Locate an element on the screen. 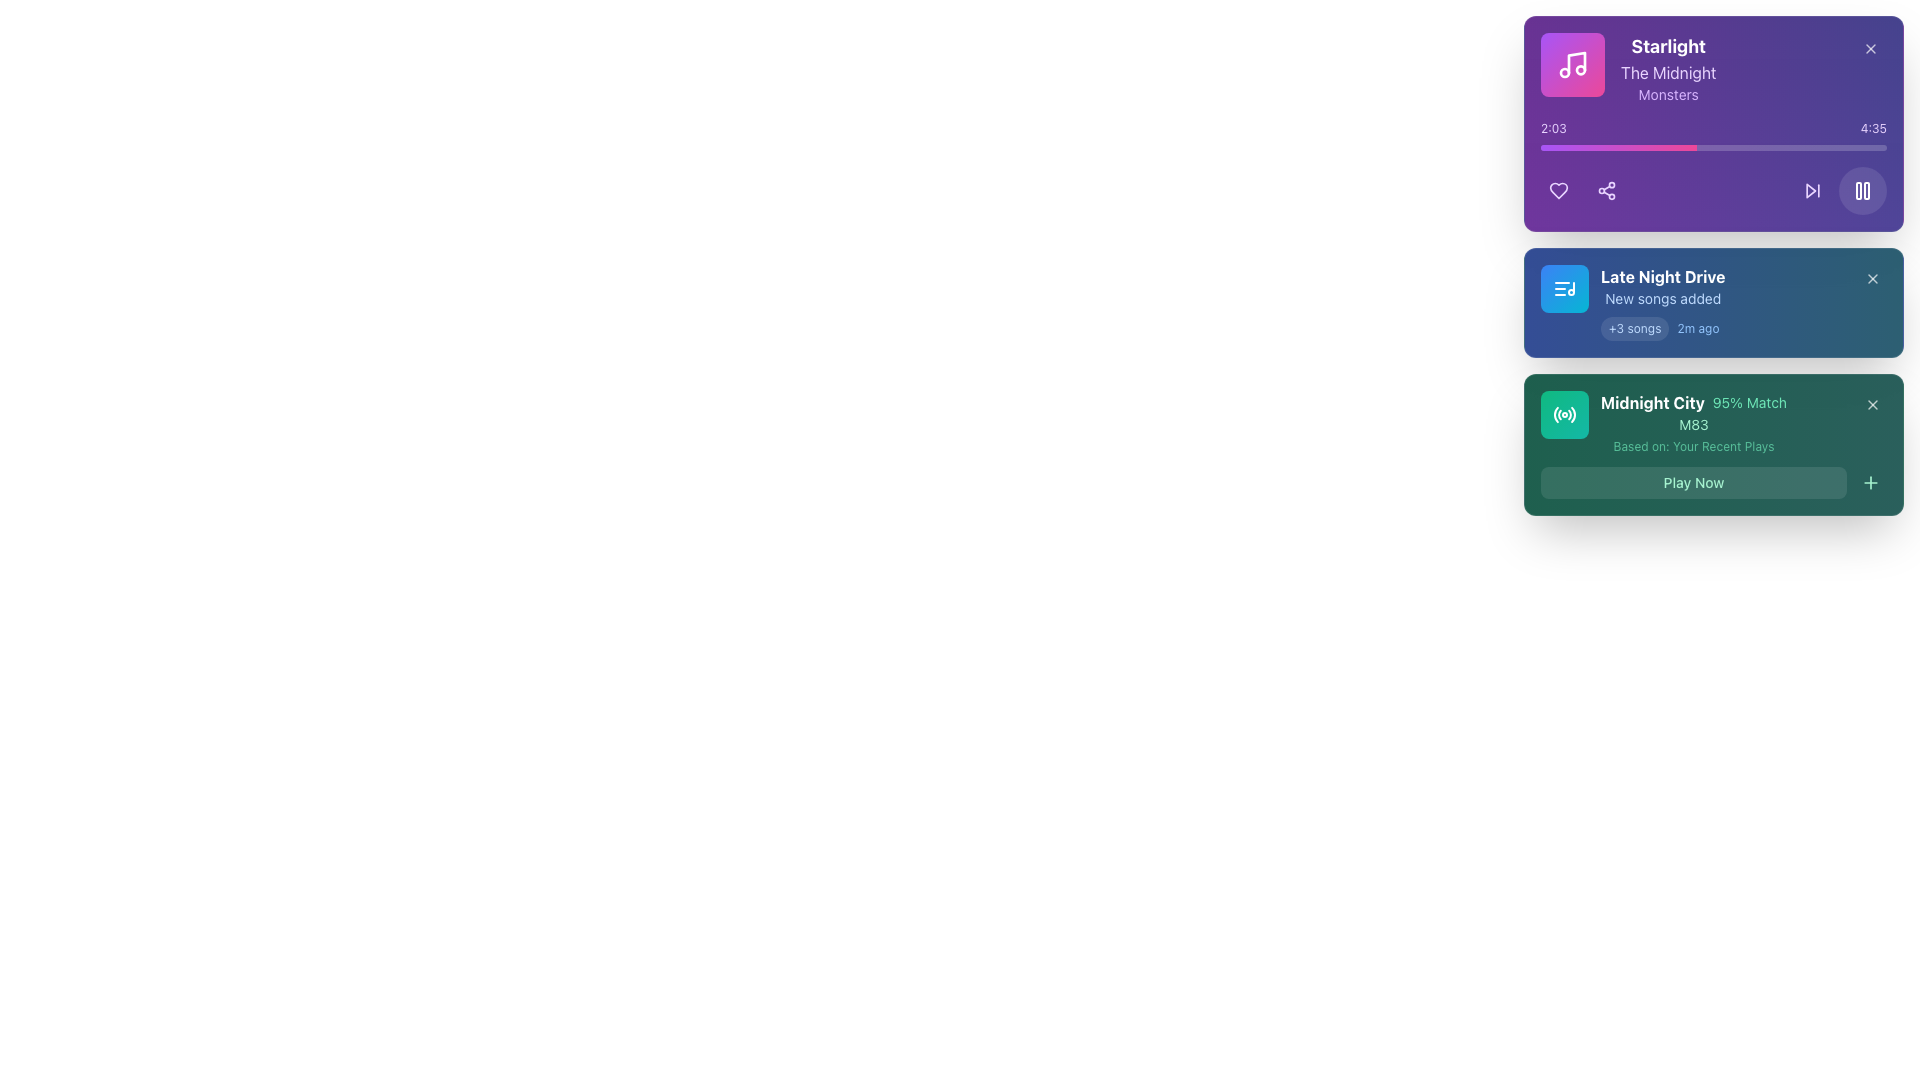 The width and height of the screenshot is (1920, 1080). the pause button in the music playback interface is located at coordinates (1861, 191).